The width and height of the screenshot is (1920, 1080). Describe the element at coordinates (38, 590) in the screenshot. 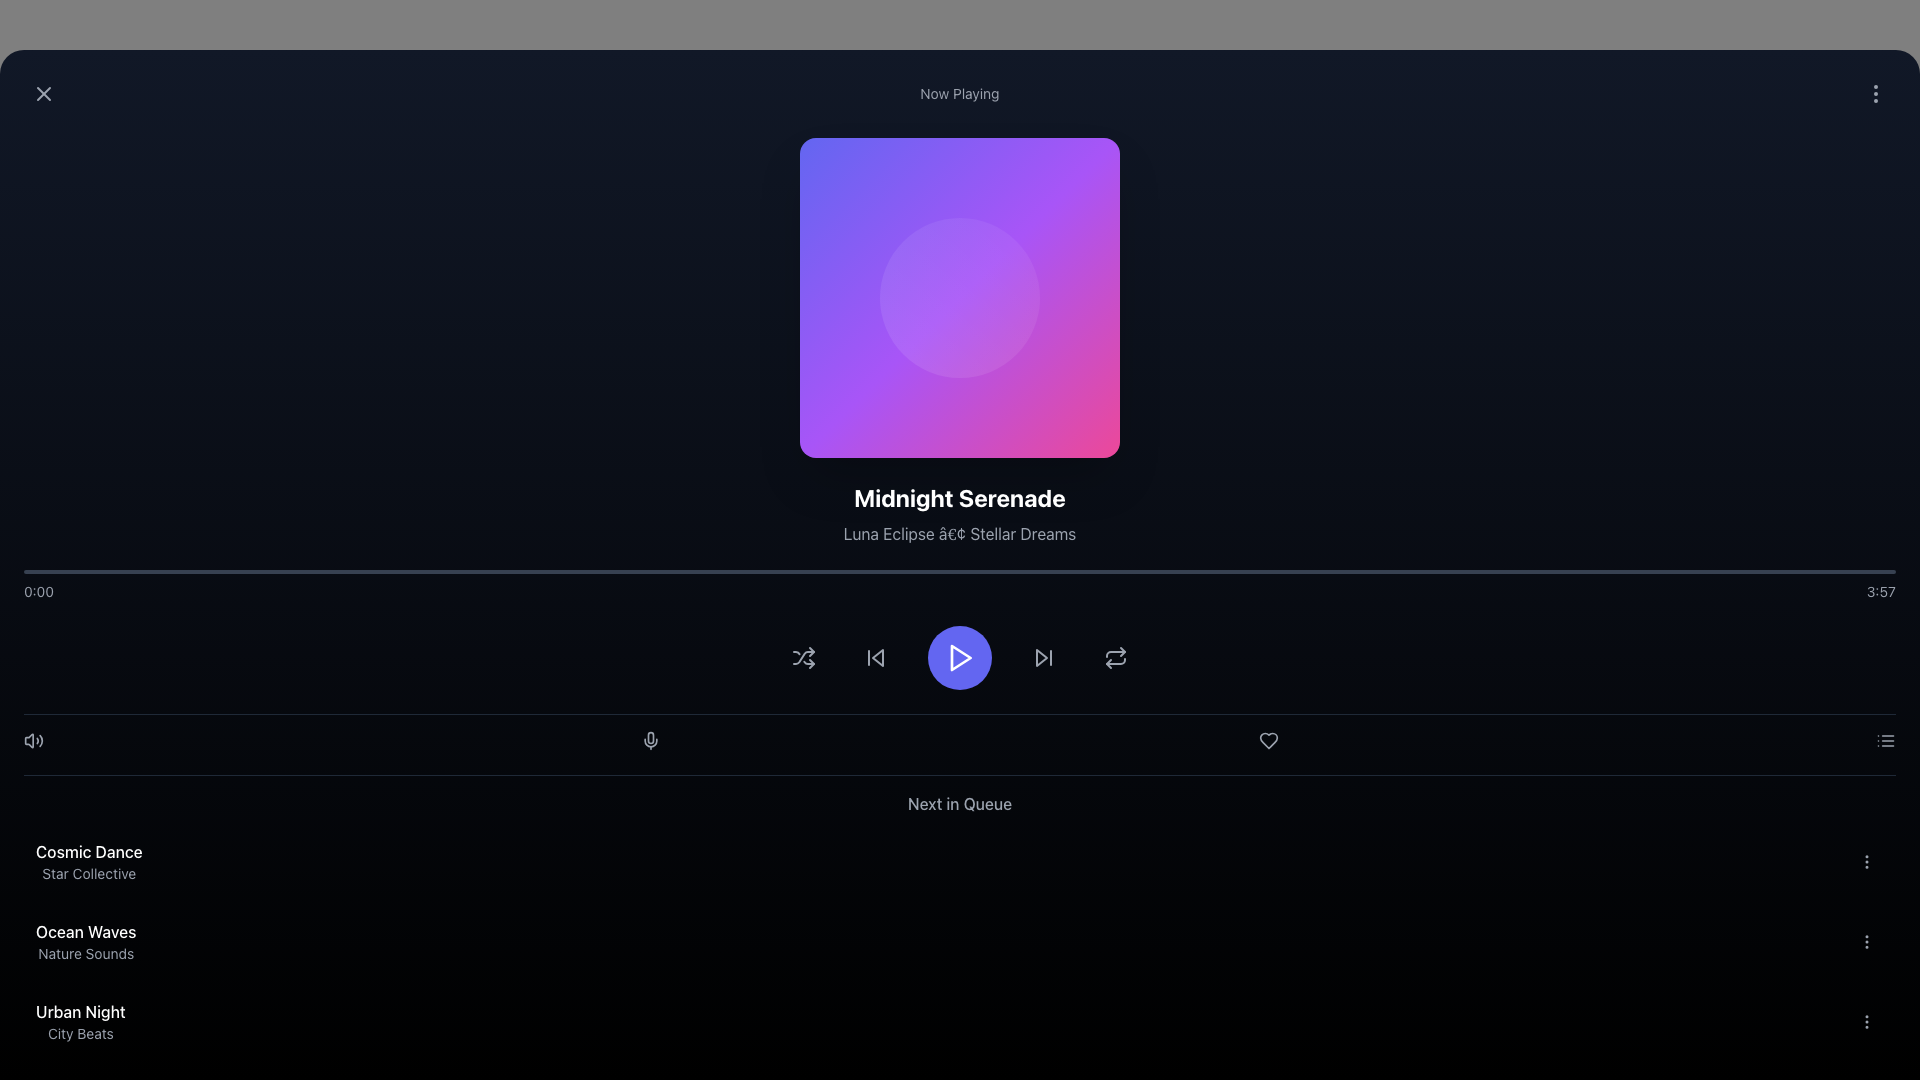

I see `the Text Label that indicates the current playback time in the media player, displaying '0:00', located at the bottom section of the interface` at that location.